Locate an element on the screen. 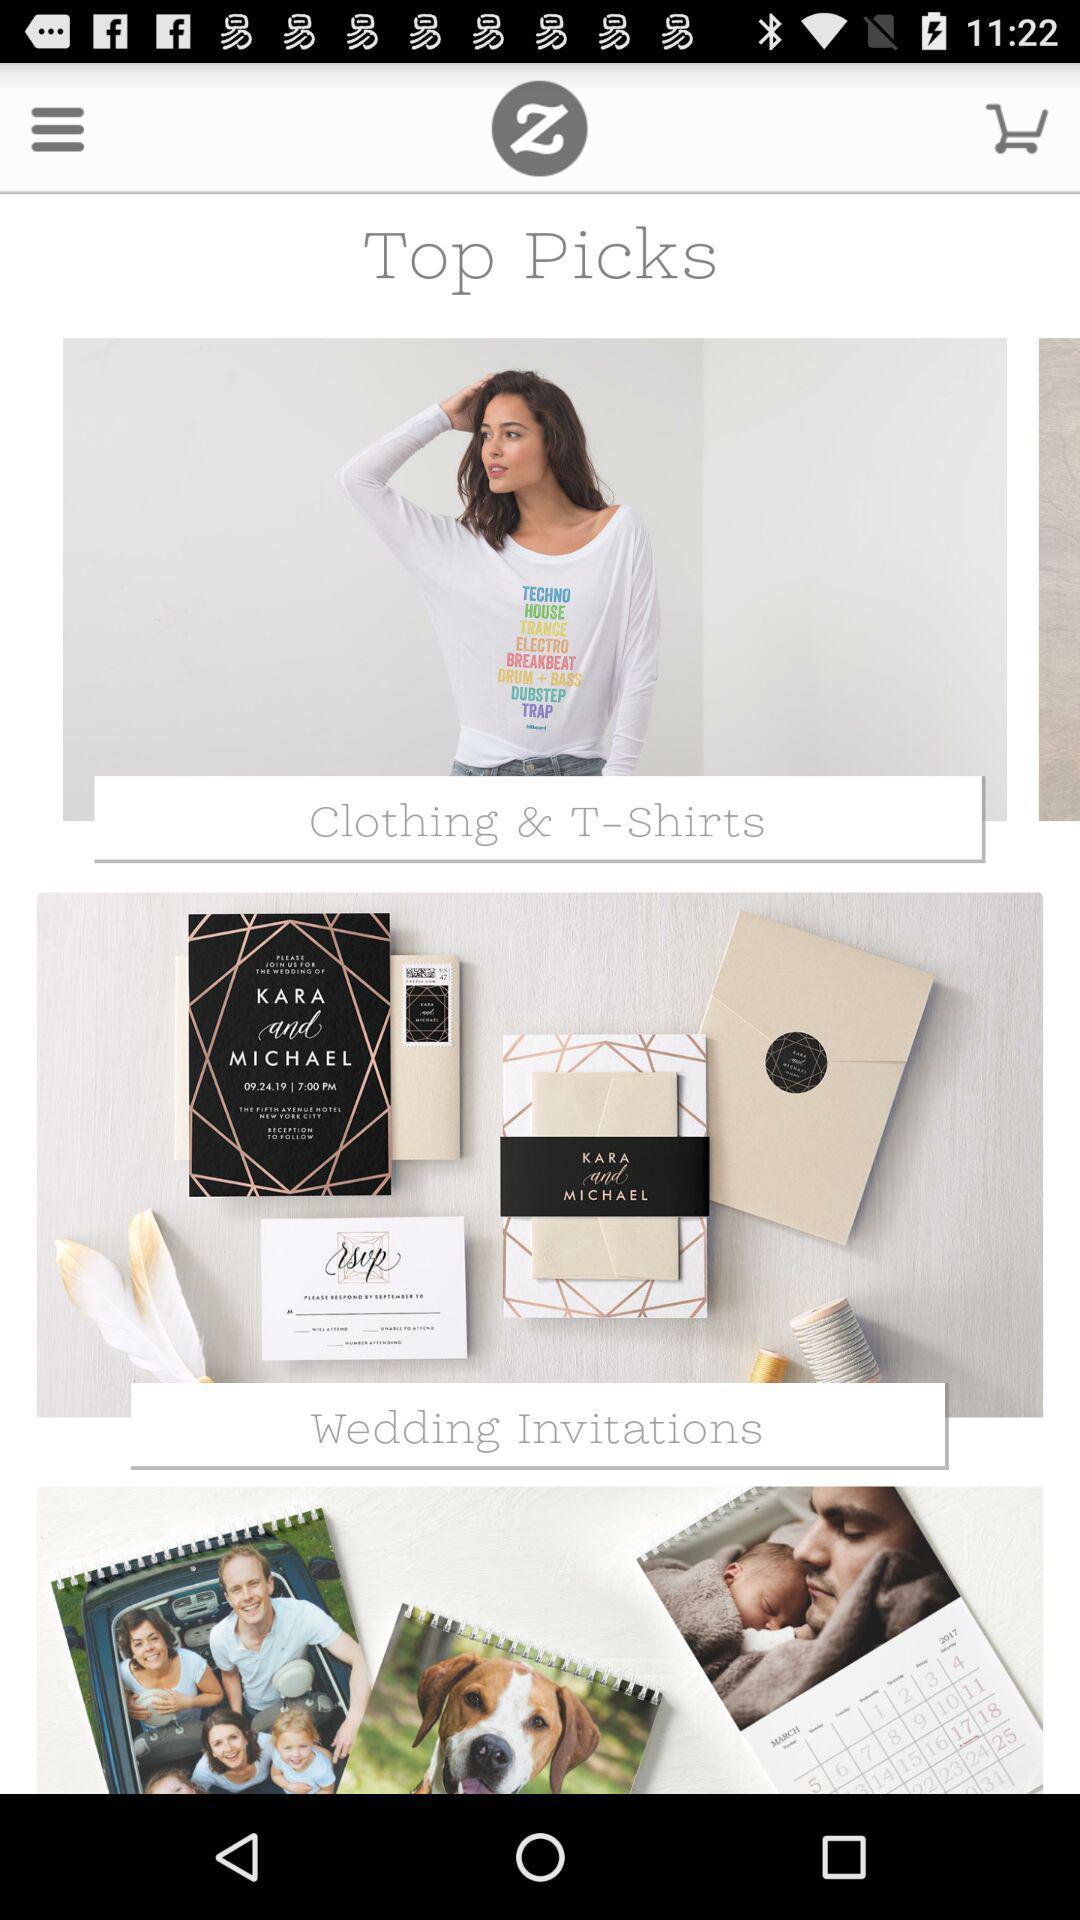 Image resolution: width=1080 pixels, height=1920 pixels. the images which is just below the wedding invitations is located at coordinates (540, 1640).